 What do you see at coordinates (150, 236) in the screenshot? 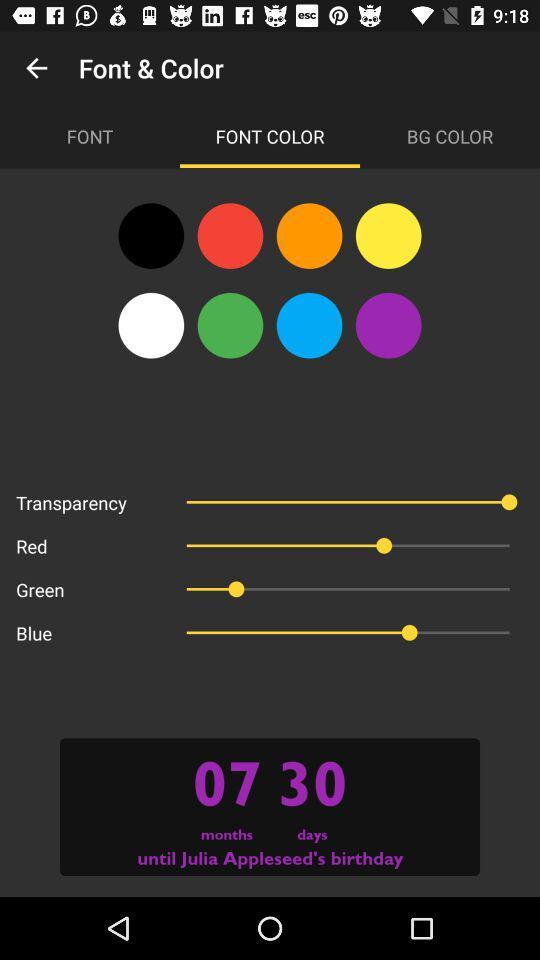
I see `icon below the font` at bounding box center [150, 236].